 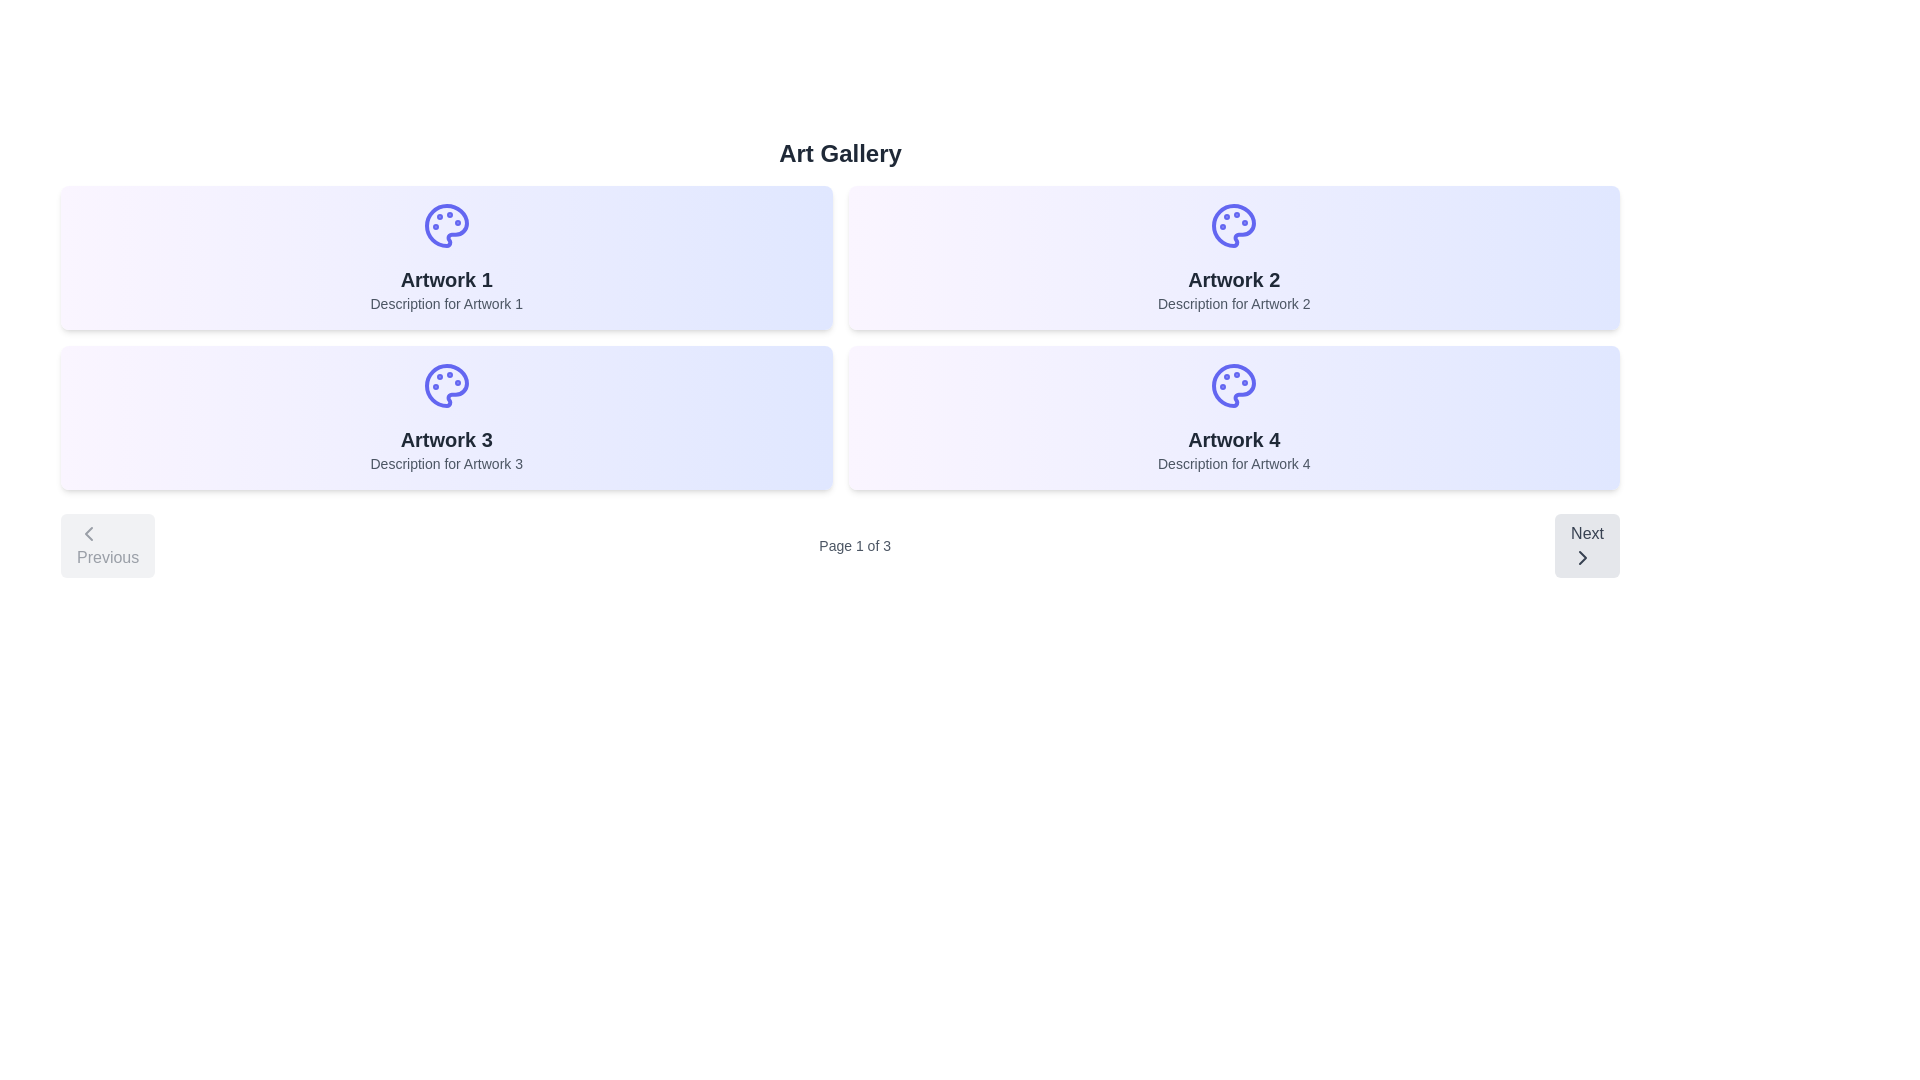 What do you see at coordinates (1586, 546) in the screenshot?
I see `the 'Next' button located at the bottom-right corner of the interface` at bounding box center [1586, 546].